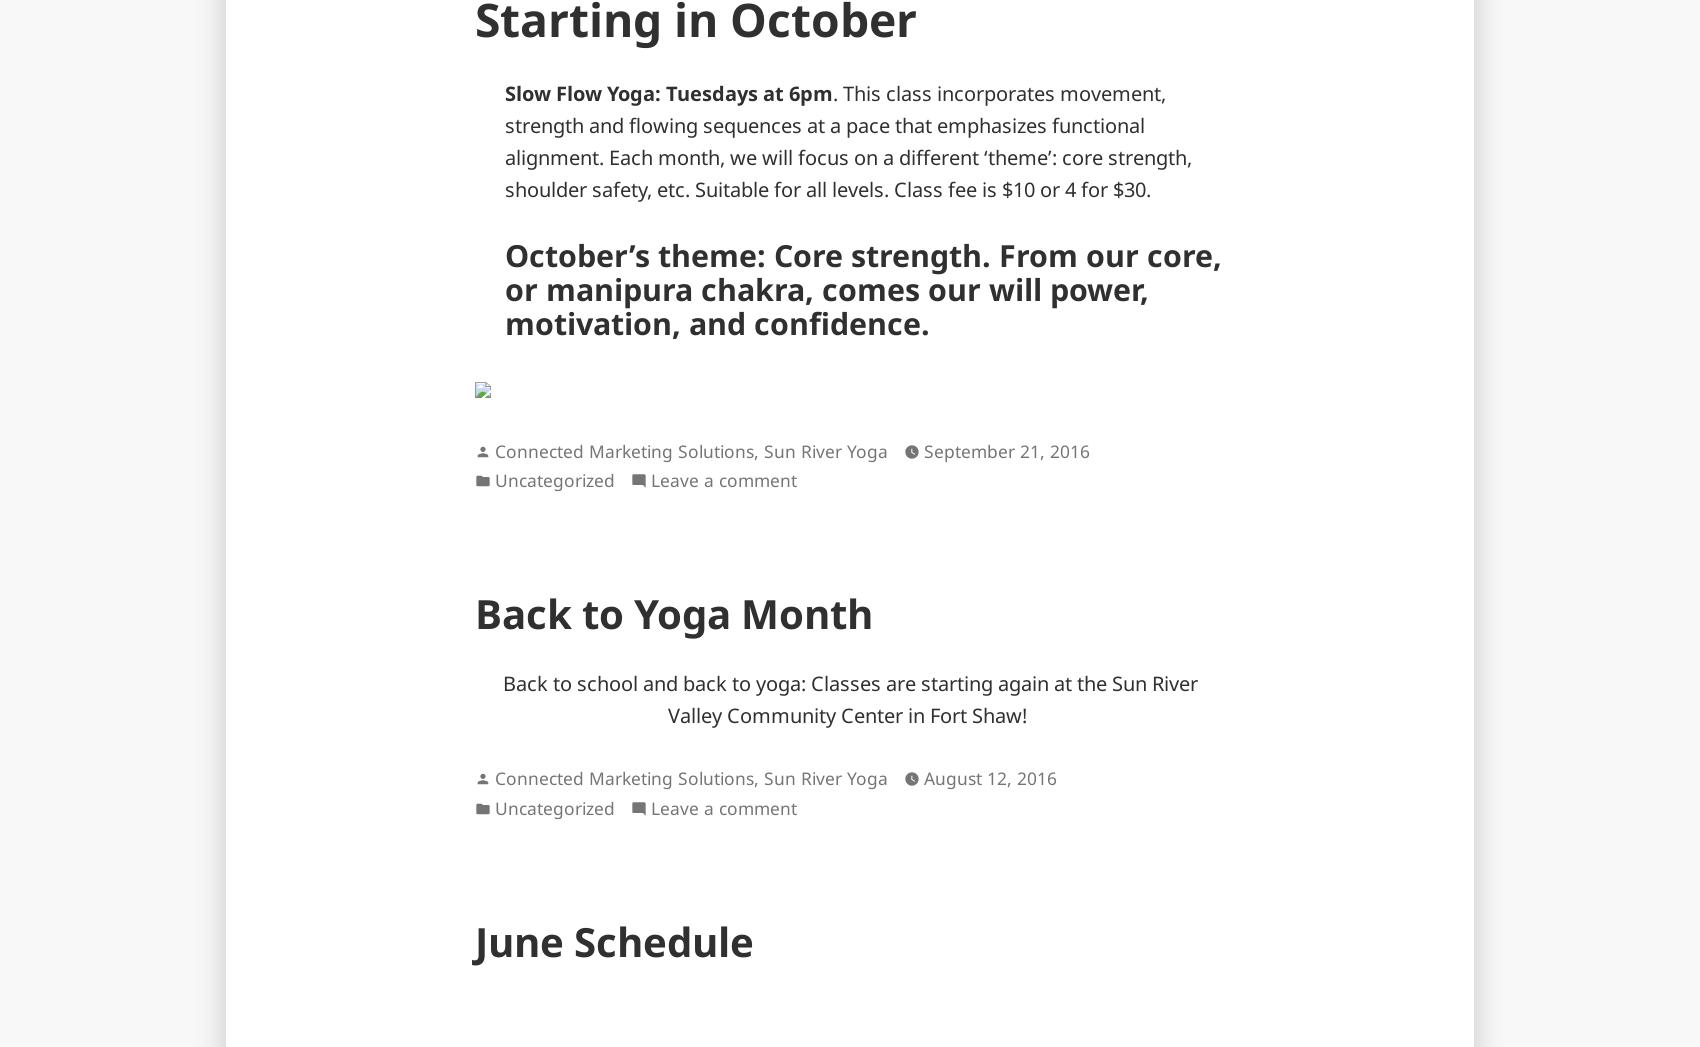 This screenshot has width=1700, height=1047. I want to click on 'Back to Yoga Month', so click(674, 611).